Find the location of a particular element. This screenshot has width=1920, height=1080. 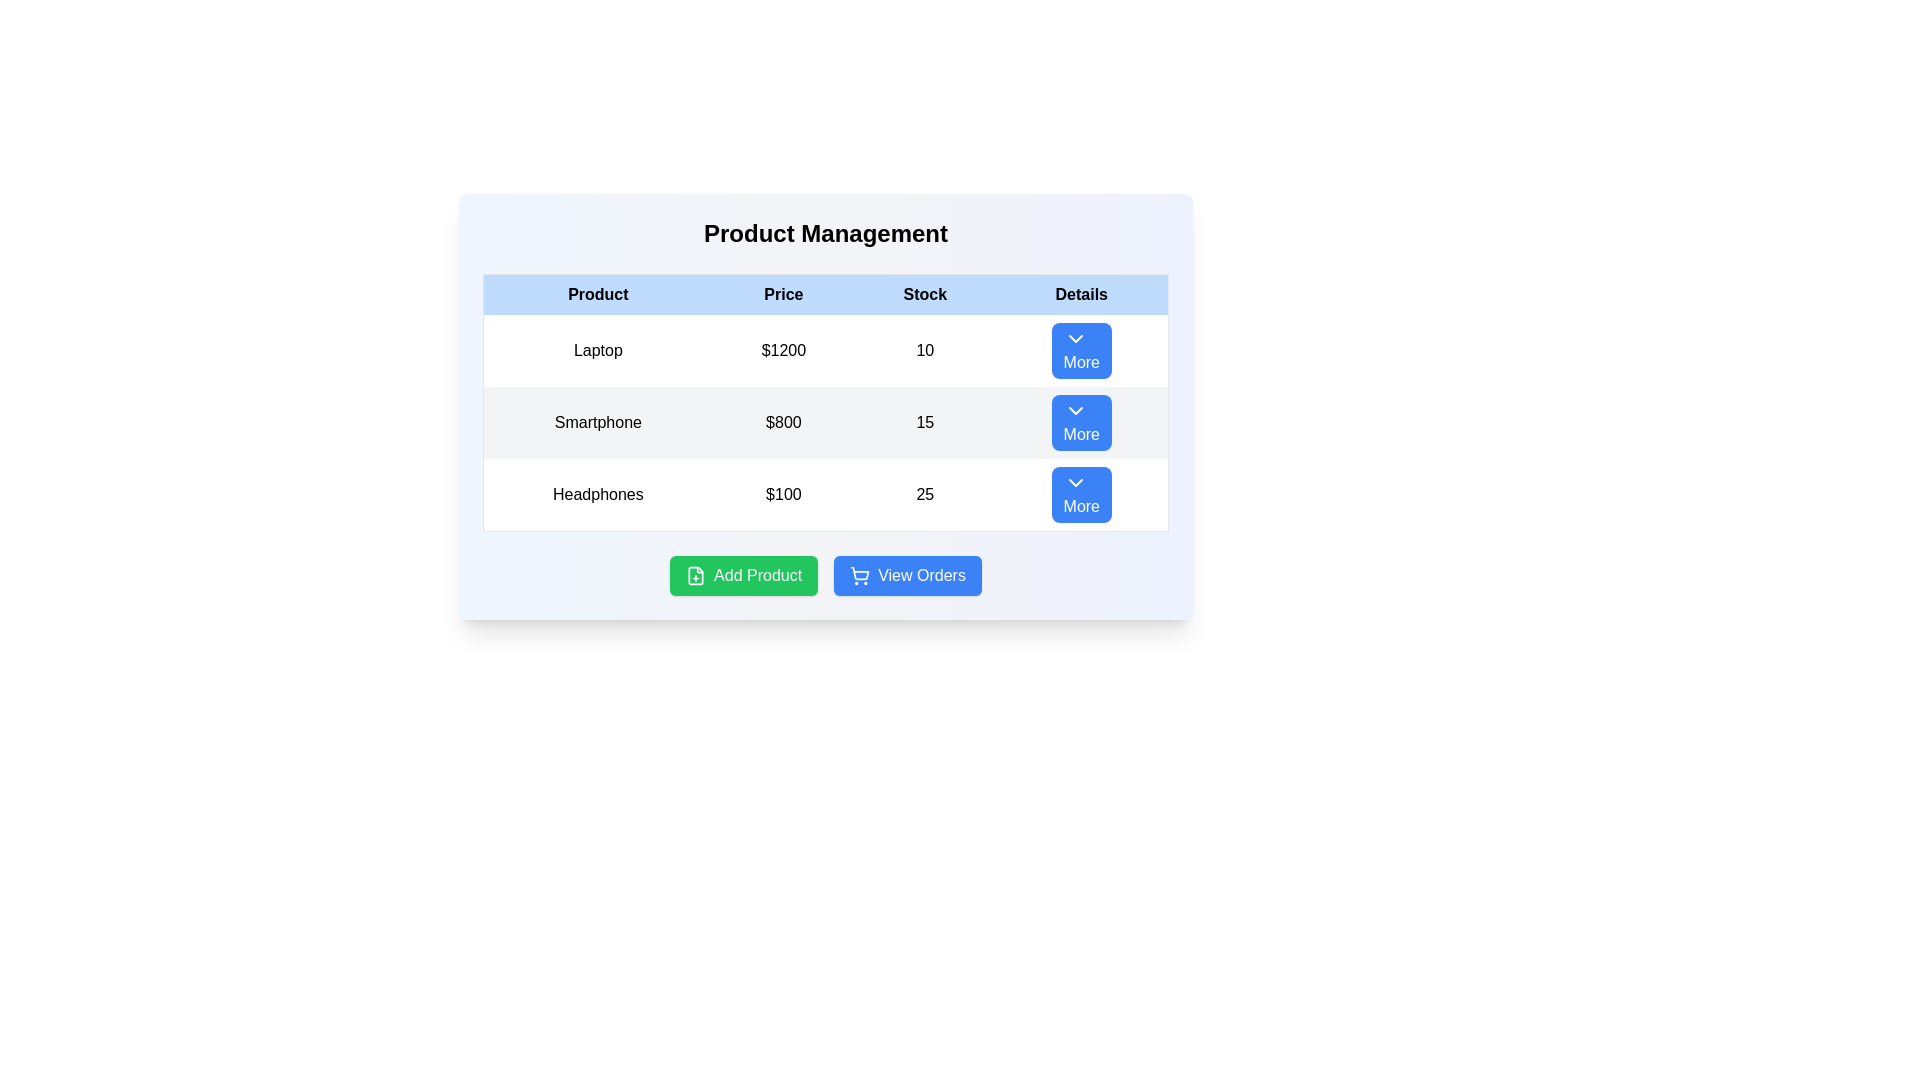

the button located in the 'Details' column of the row corresponding to the 'Smartphone' product is located at coordinates (1081, 422).